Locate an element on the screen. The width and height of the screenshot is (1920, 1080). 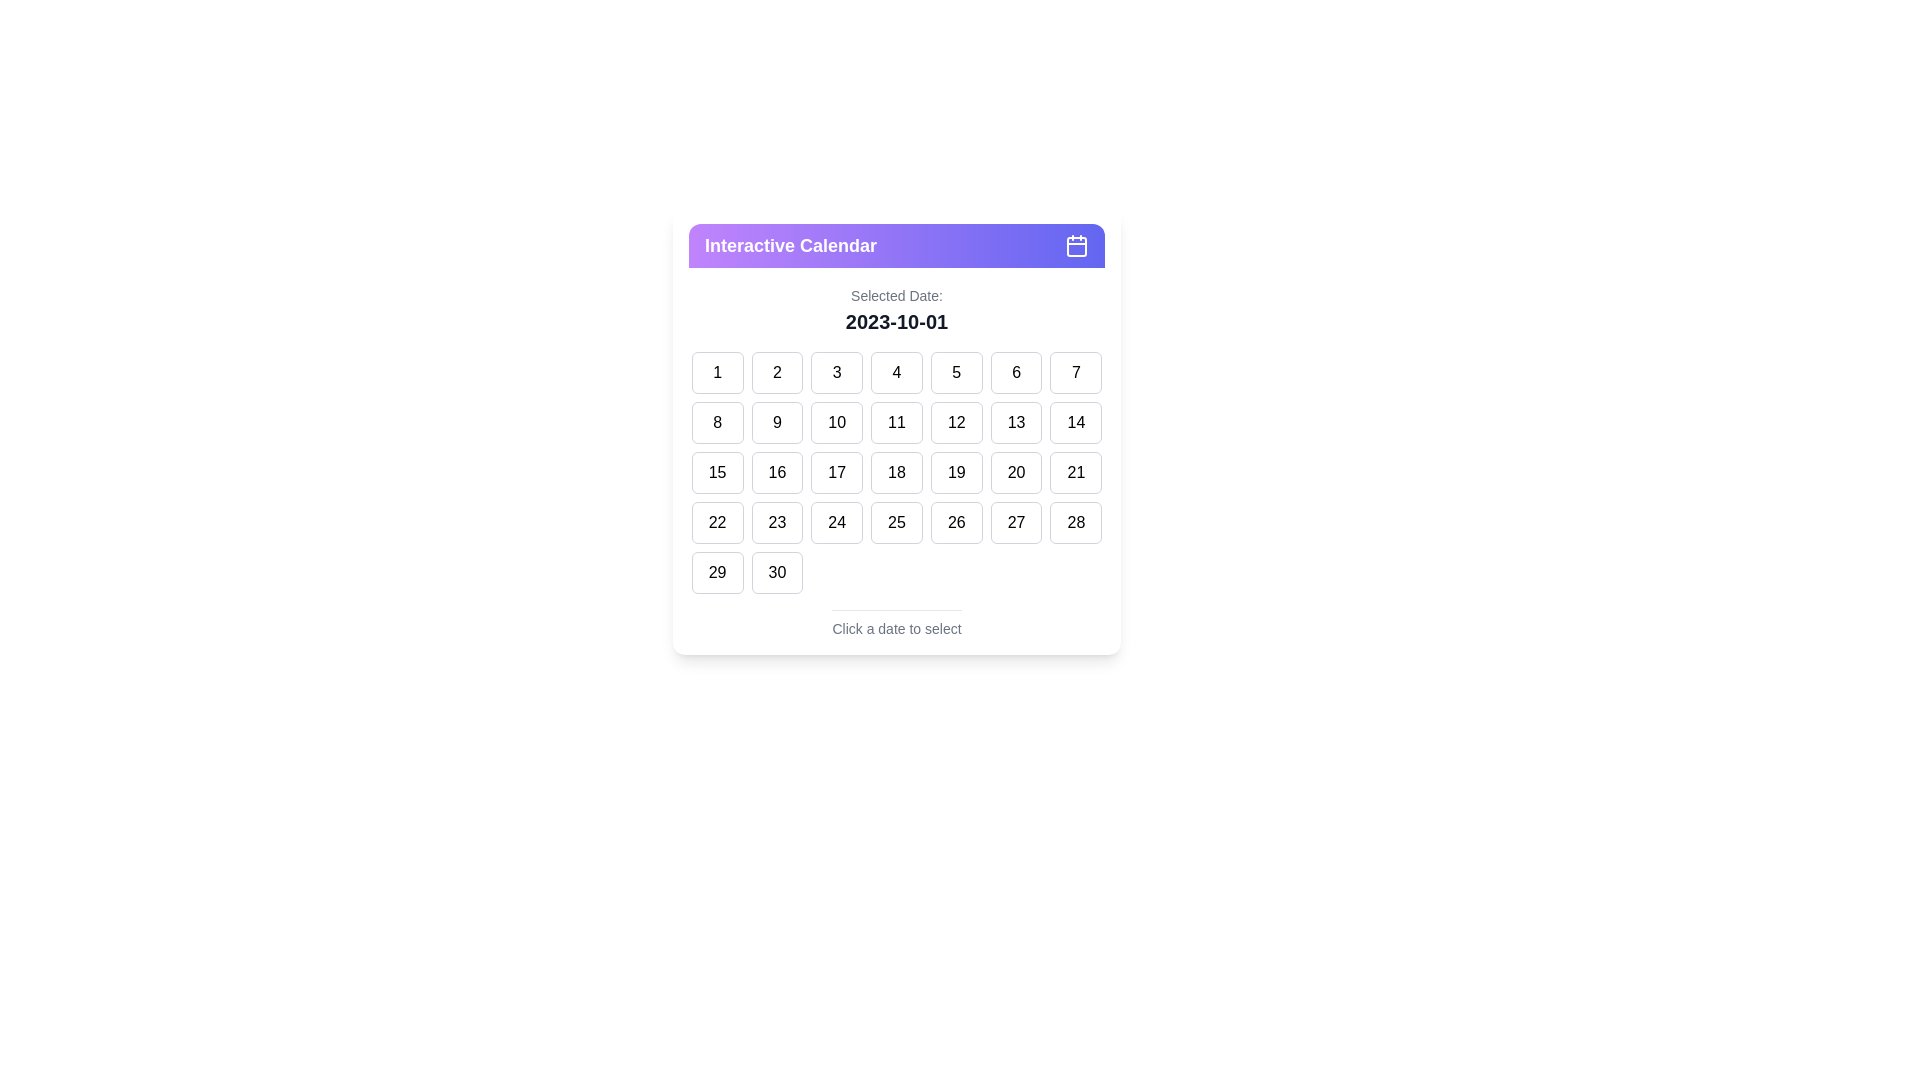
the Text Label that serves as the title of the Interactive Calendar interface, located in the top-left corner of the purple header bar is located at coordinates (790, 245).